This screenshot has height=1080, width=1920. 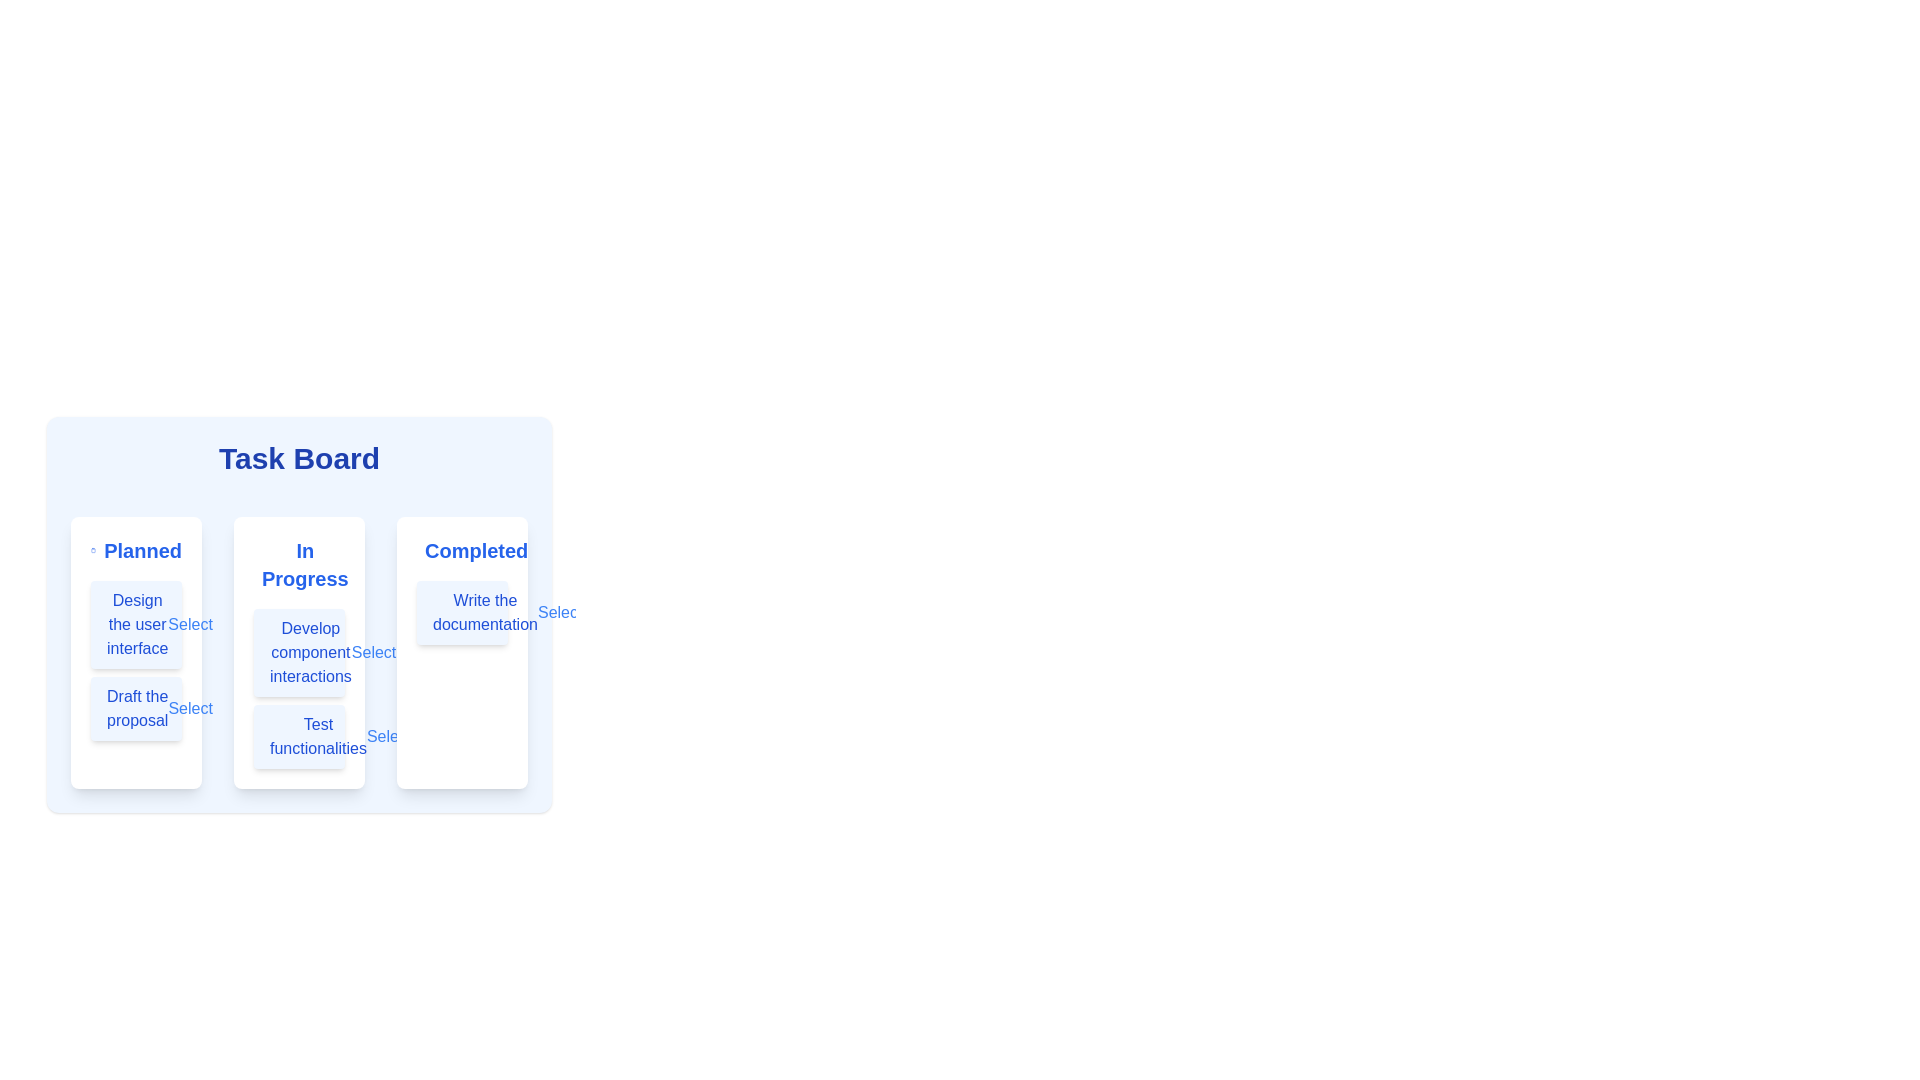 What do you see at coordinates (461, 612) in the screenshot?
I see `the text block labeled 'Write the documentation' in the 'Completed' column of the task board` at bounding box center [461, 612].